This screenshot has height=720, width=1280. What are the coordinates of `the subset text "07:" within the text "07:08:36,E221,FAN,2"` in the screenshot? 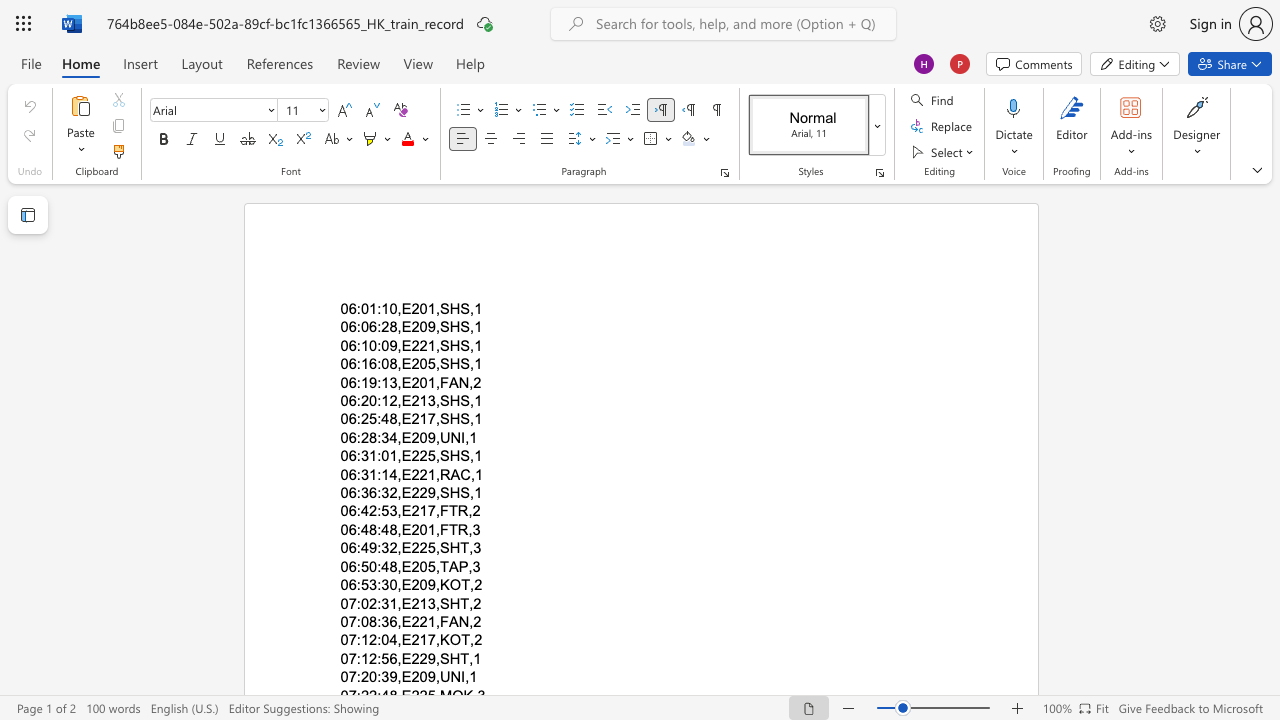 It's located at (340, 620).